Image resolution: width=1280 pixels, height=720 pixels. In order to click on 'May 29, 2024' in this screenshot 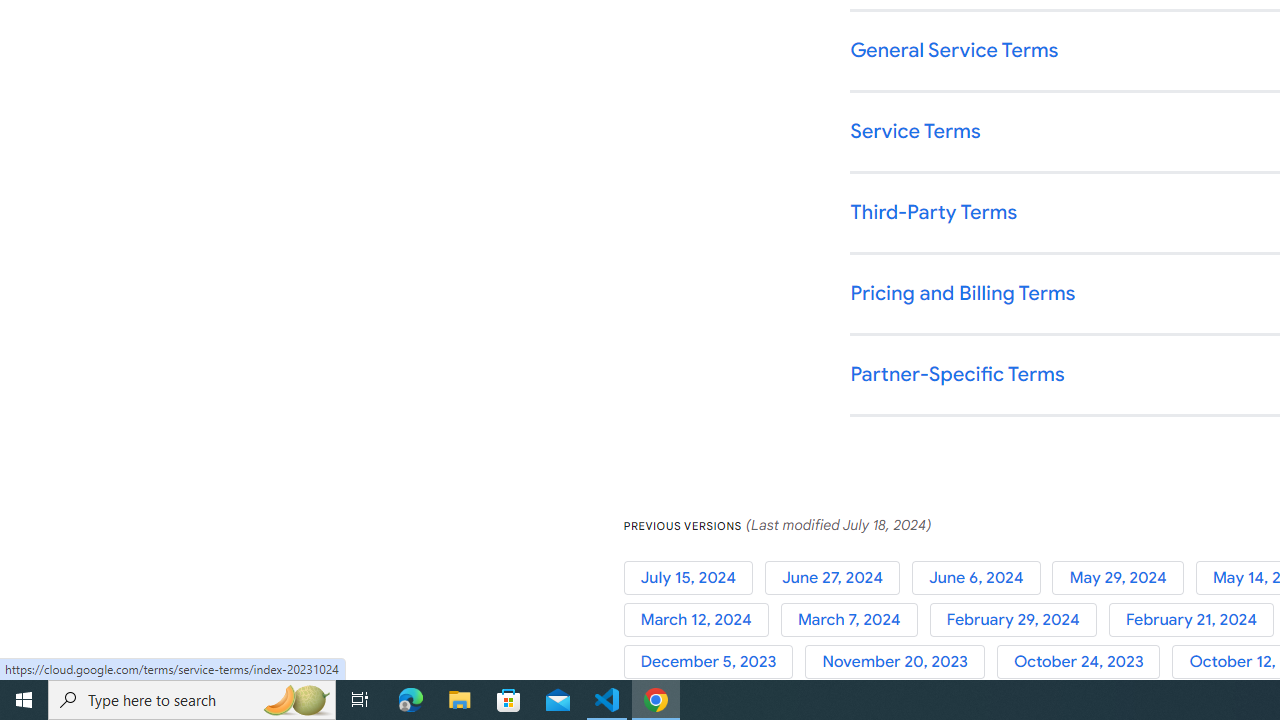, I will do `click(1123, 577)`.